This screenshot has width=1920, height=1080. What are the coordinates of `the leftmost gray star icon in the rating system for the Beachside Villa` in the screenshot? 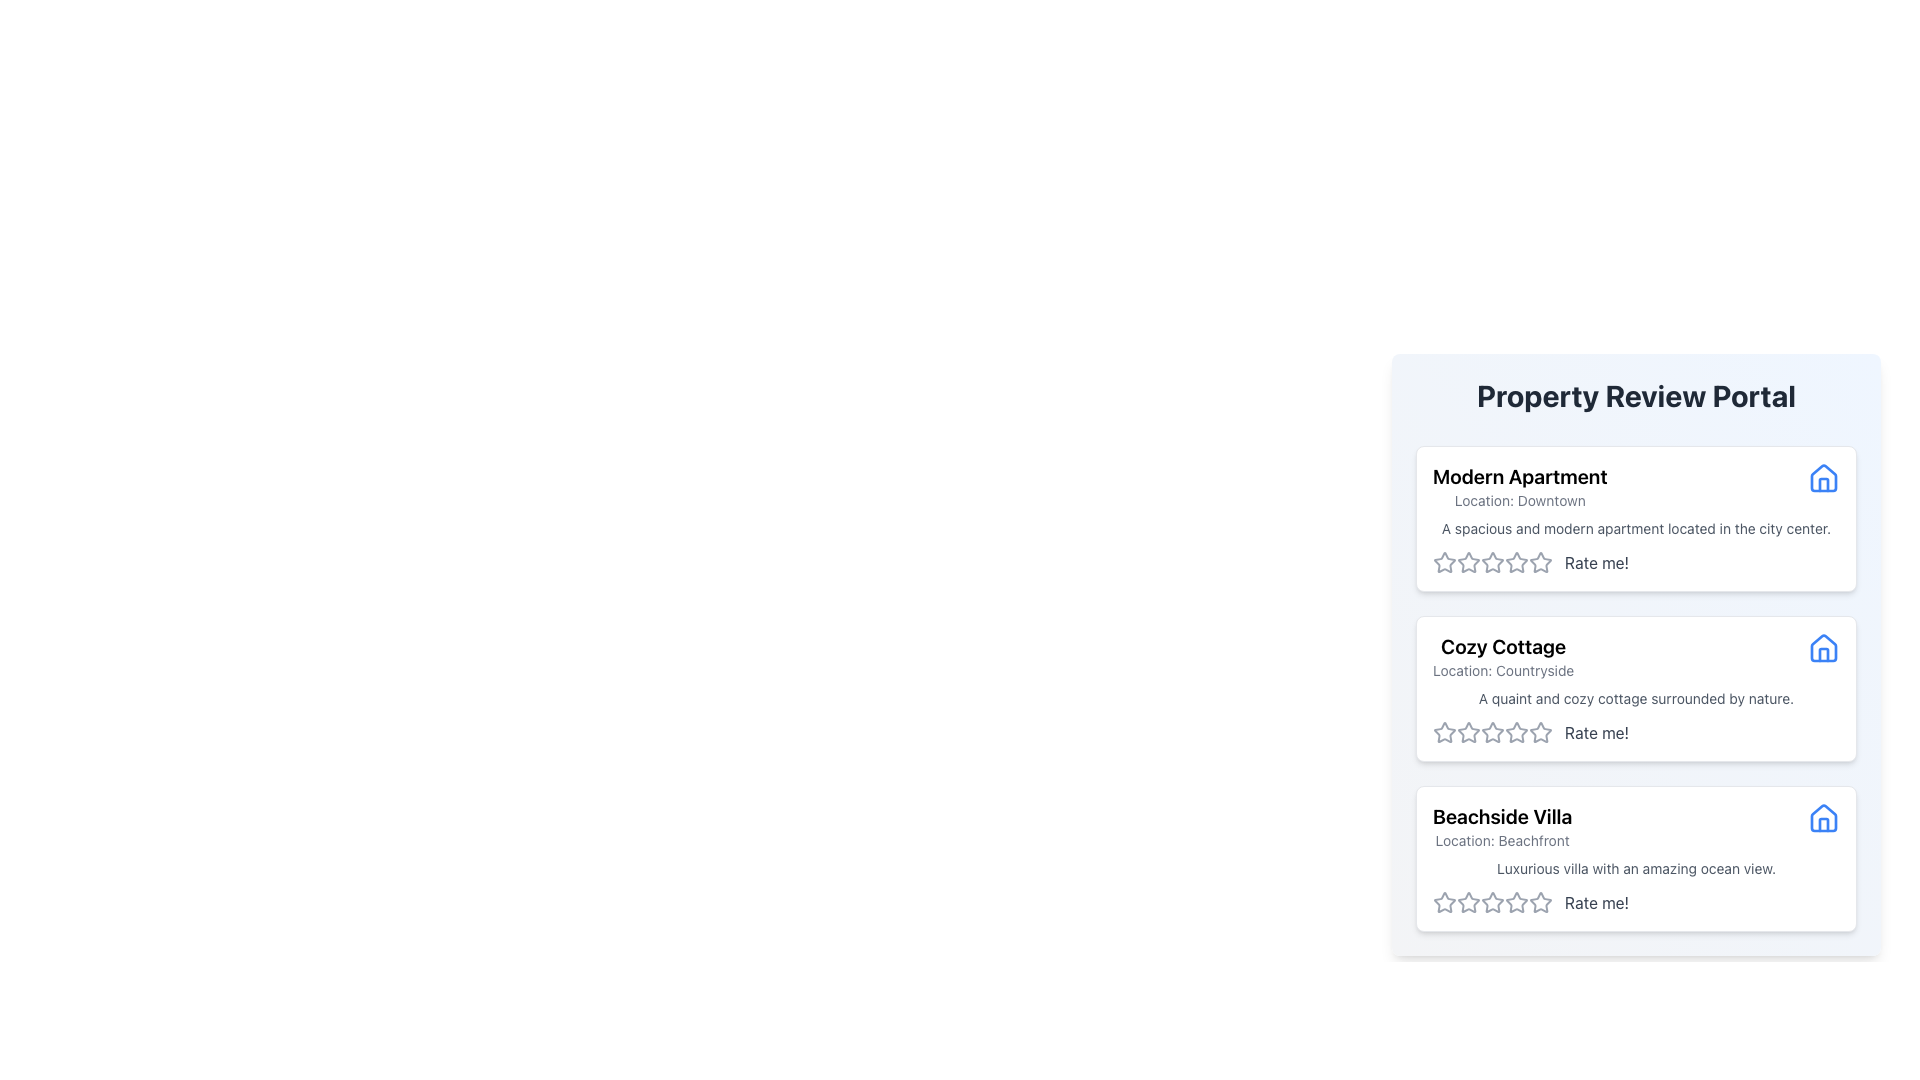 It's located at (1444, 902).